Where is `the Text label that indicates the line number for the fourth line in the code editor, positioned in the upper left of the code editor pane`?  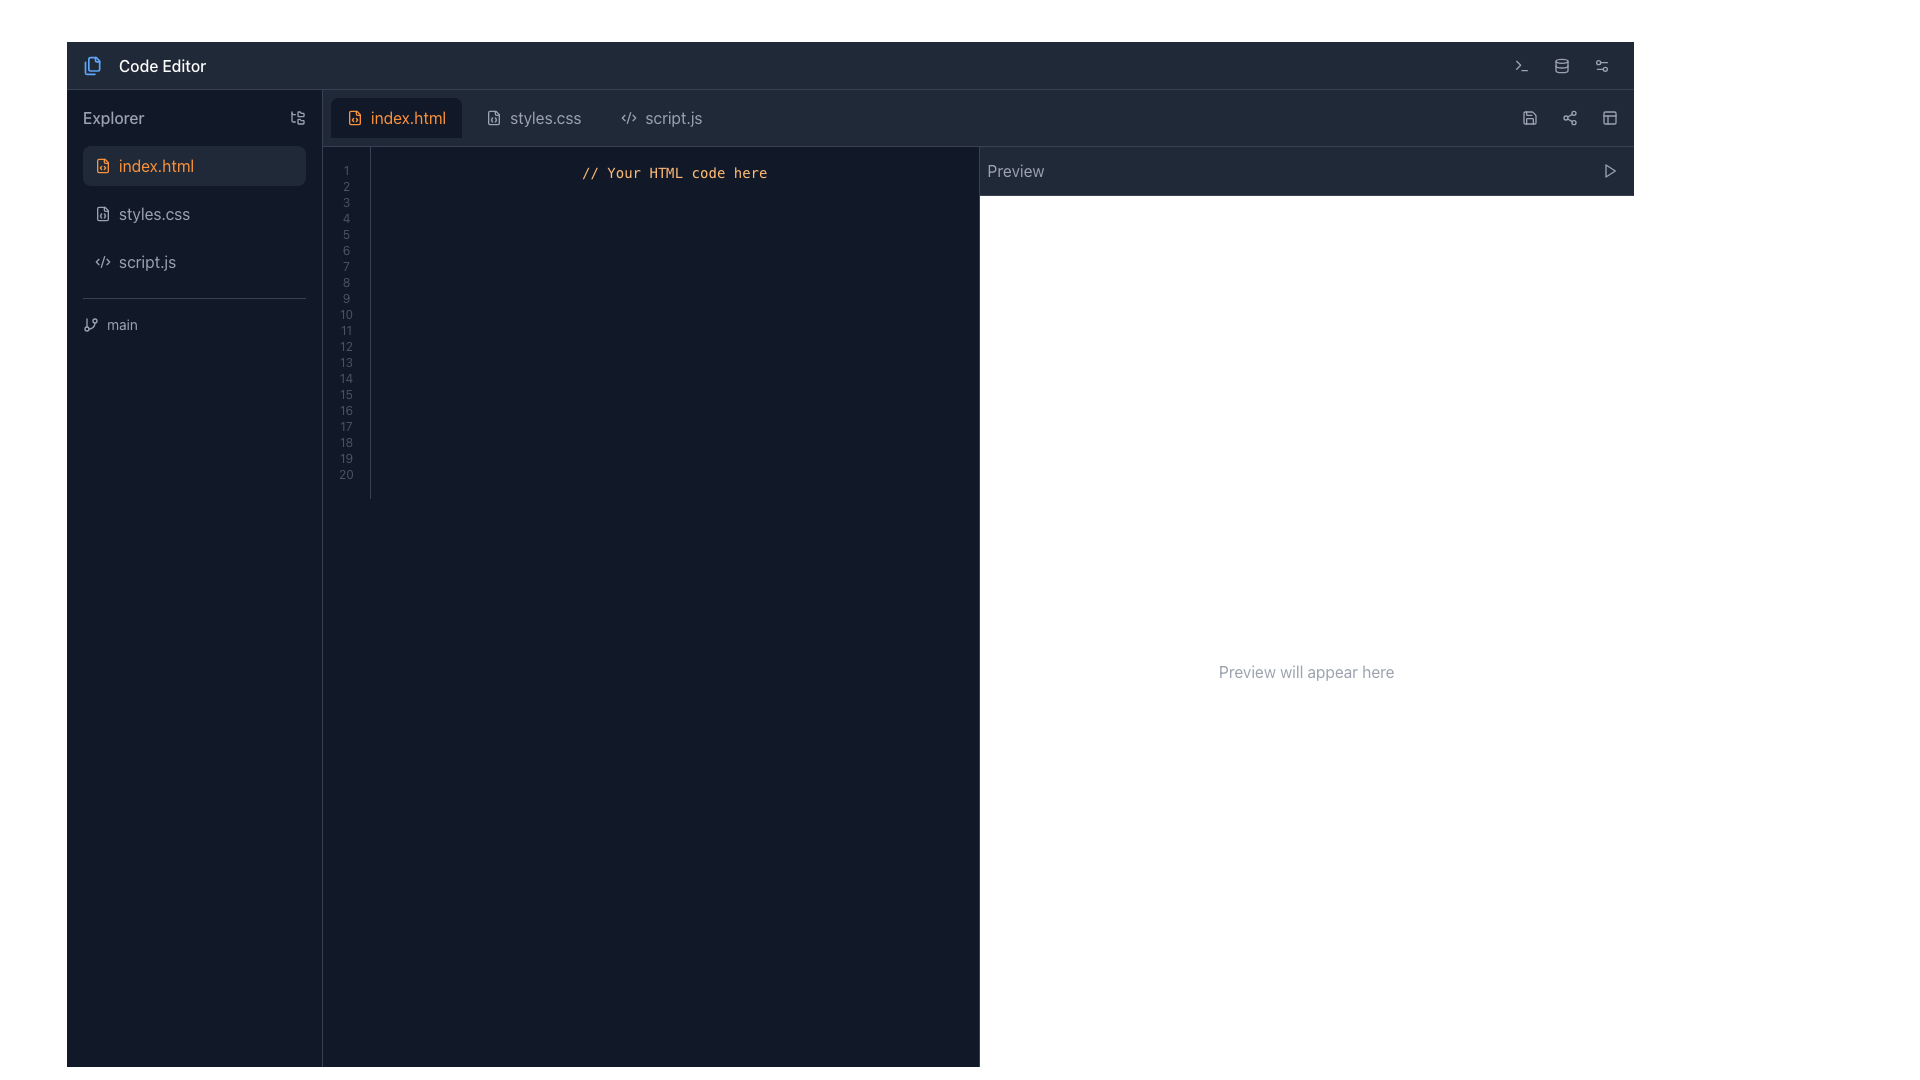
the Text label that indicates the line number for the fourth line in the code editor, positioned in the upper left of the code editor pane is located at coordinates (346, 219).